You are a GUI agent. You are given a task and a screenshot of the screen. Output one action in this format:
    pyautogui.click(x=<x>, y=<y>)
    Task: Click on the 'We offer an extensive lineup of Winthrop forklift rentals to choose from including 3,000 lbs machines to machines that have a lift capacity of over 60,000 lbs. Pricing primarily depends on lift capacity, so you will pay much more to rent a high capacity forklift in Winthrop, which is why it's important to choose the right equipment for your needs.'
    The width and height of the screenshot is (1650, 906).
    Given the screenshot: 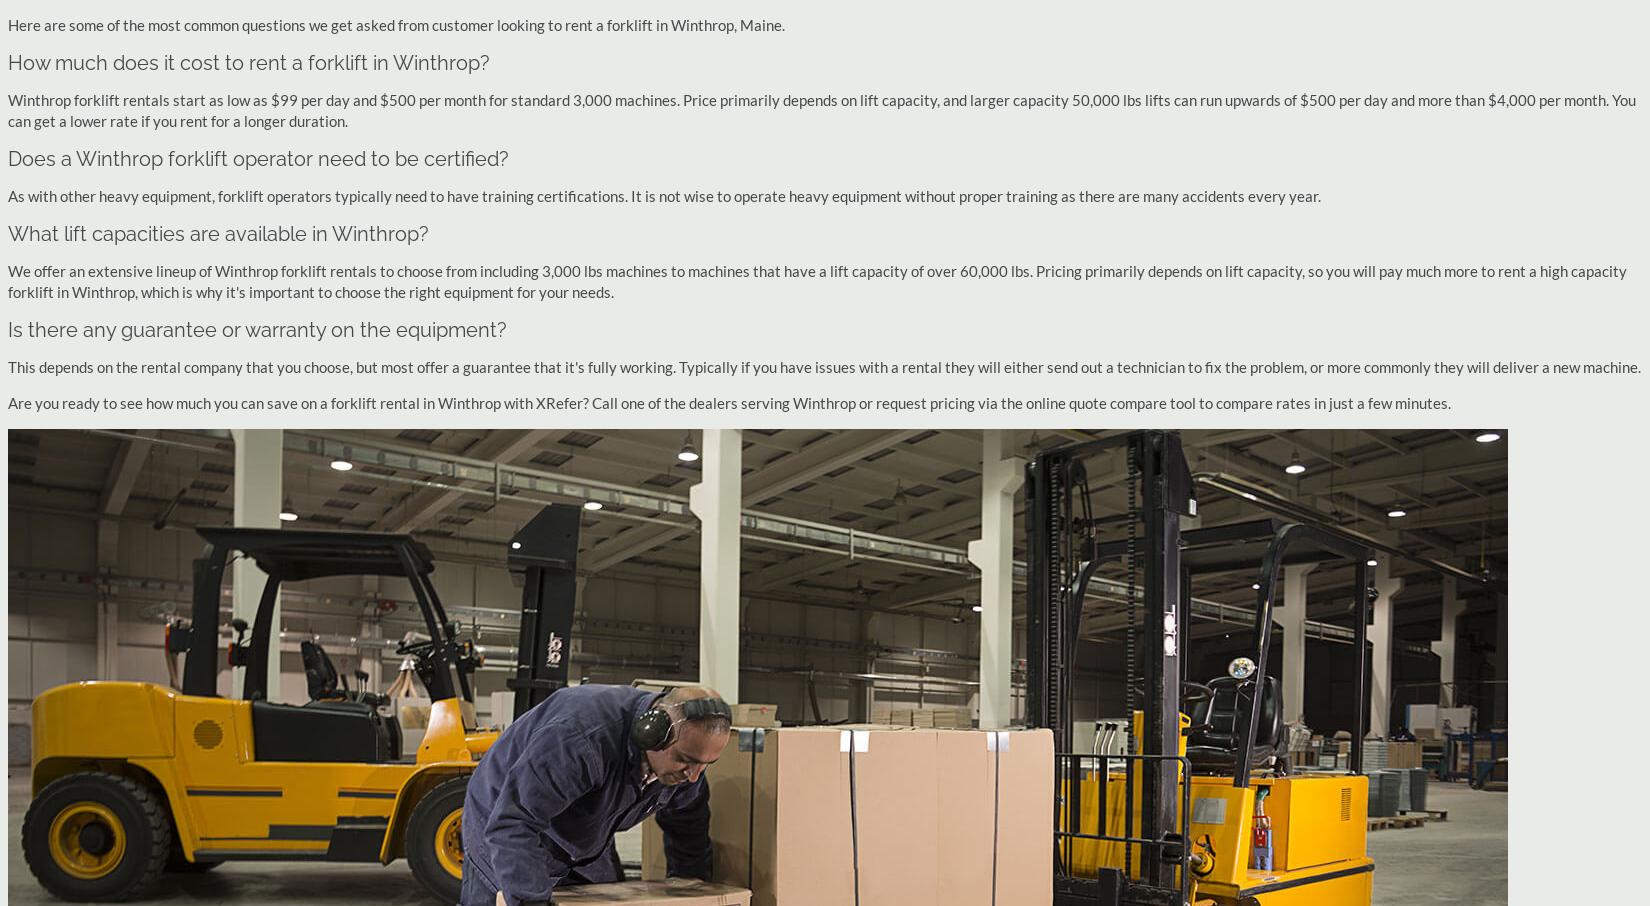 What is the action you would take?
    pyautogui.click(x=7, y=280)
    